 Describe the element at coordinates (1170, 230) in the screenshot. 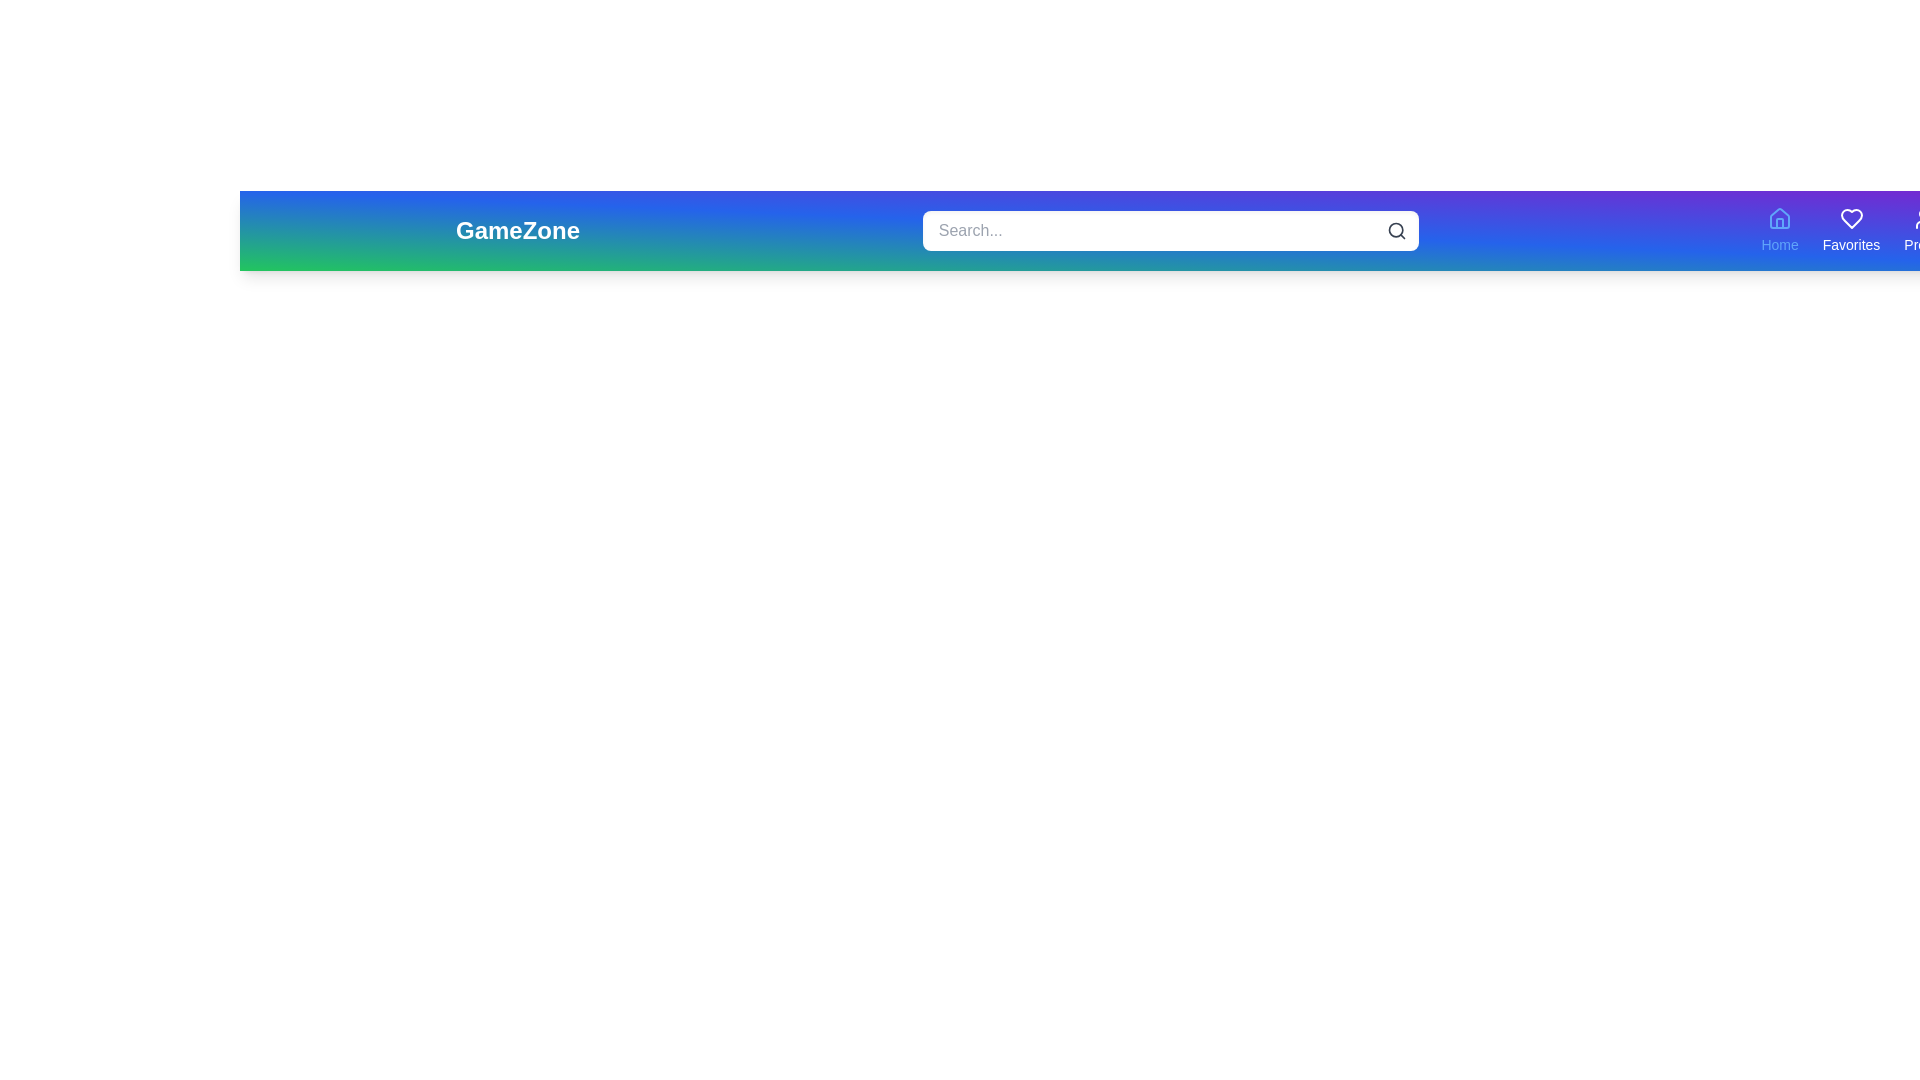

I see `the search bar and type the text 'example search'` at that location.